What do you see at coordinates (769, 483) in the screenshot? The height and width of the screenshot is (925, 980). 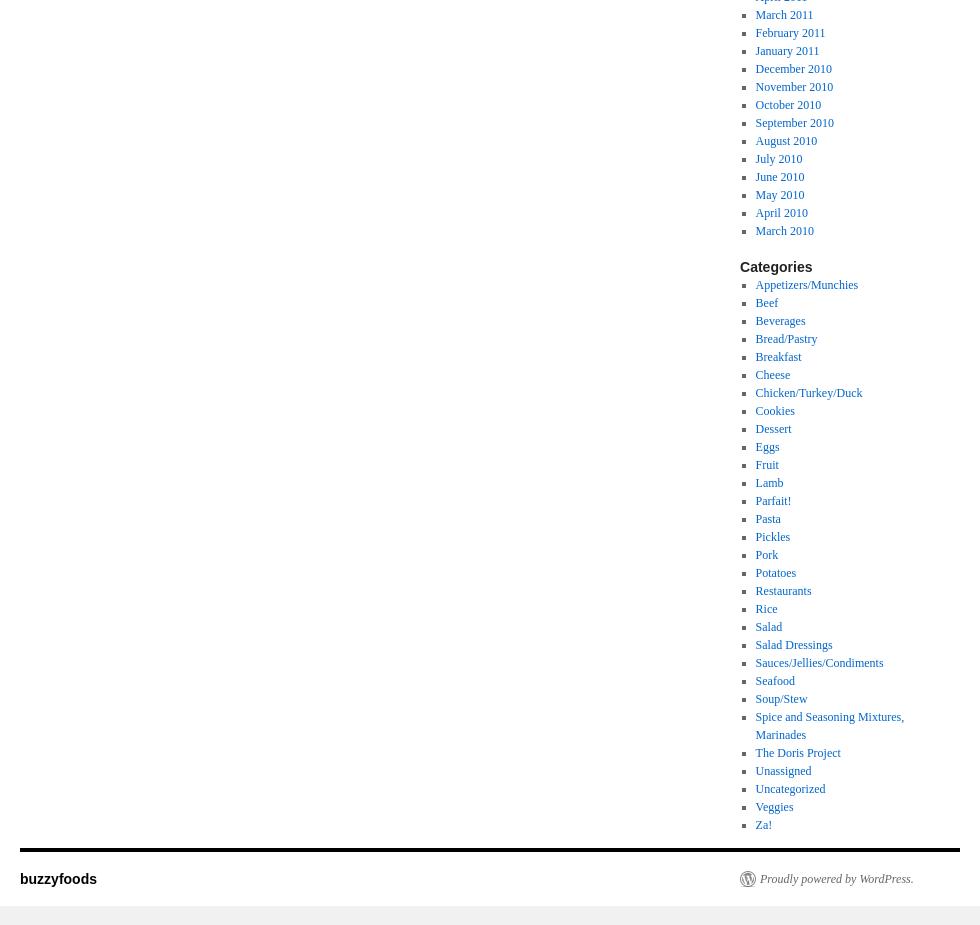 I see `'Lamb'` at bounding box center [769, 483].